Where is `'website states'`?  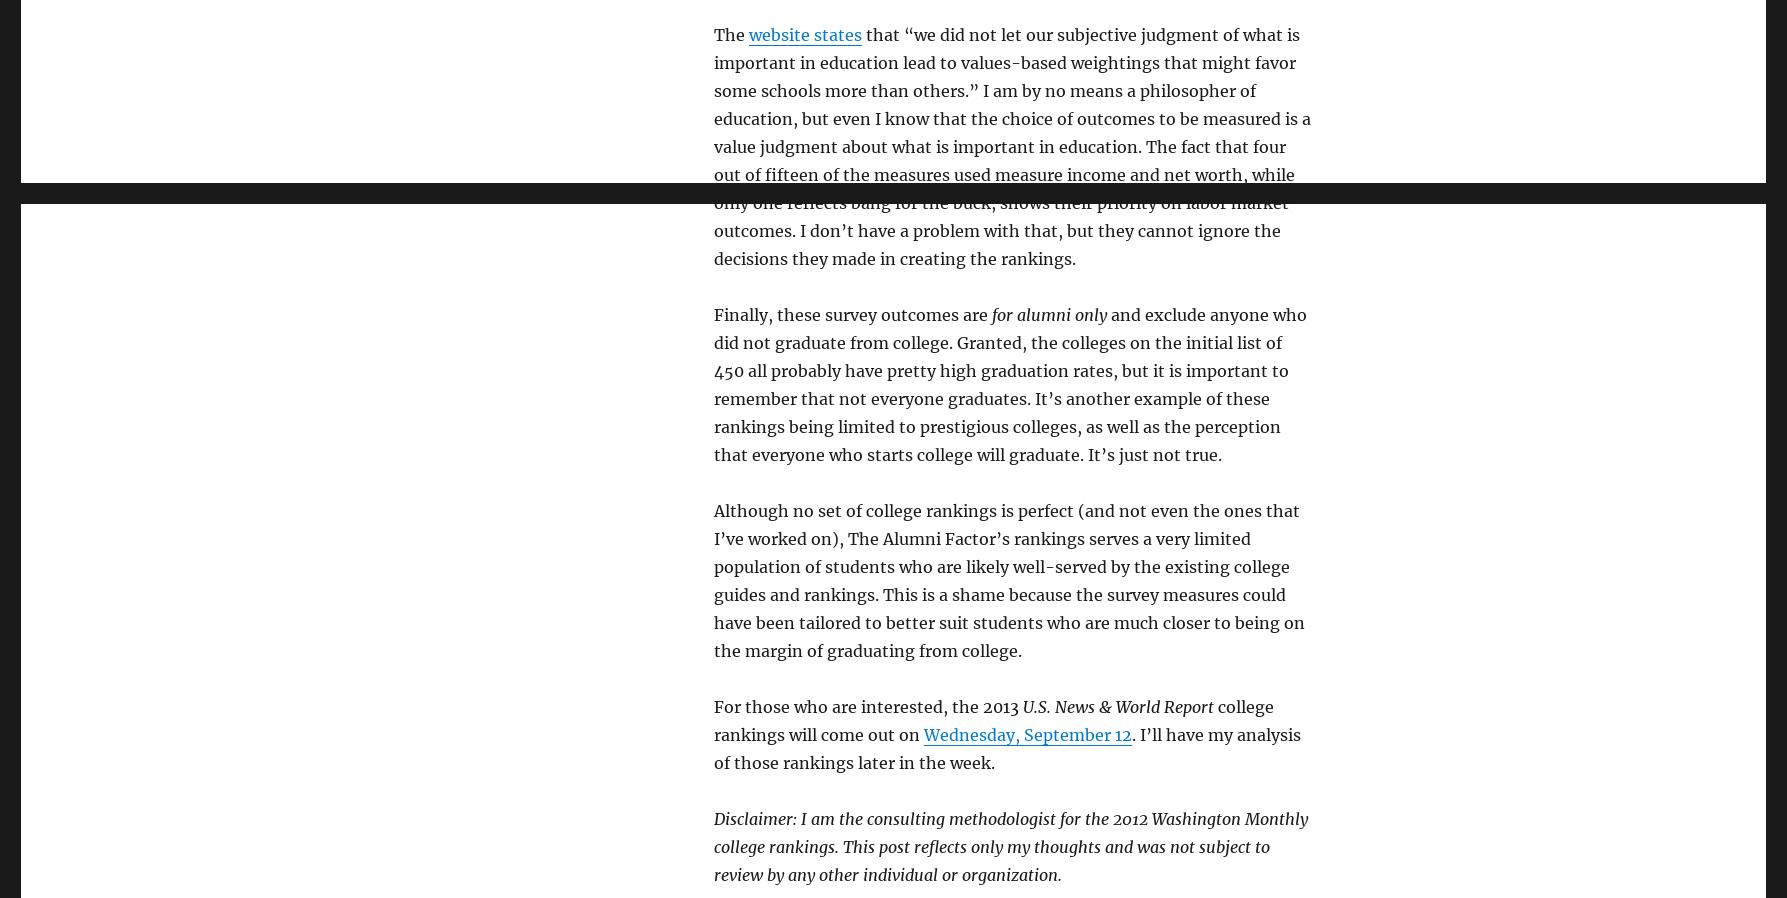 'website states' is located at coordinates (804, 34).